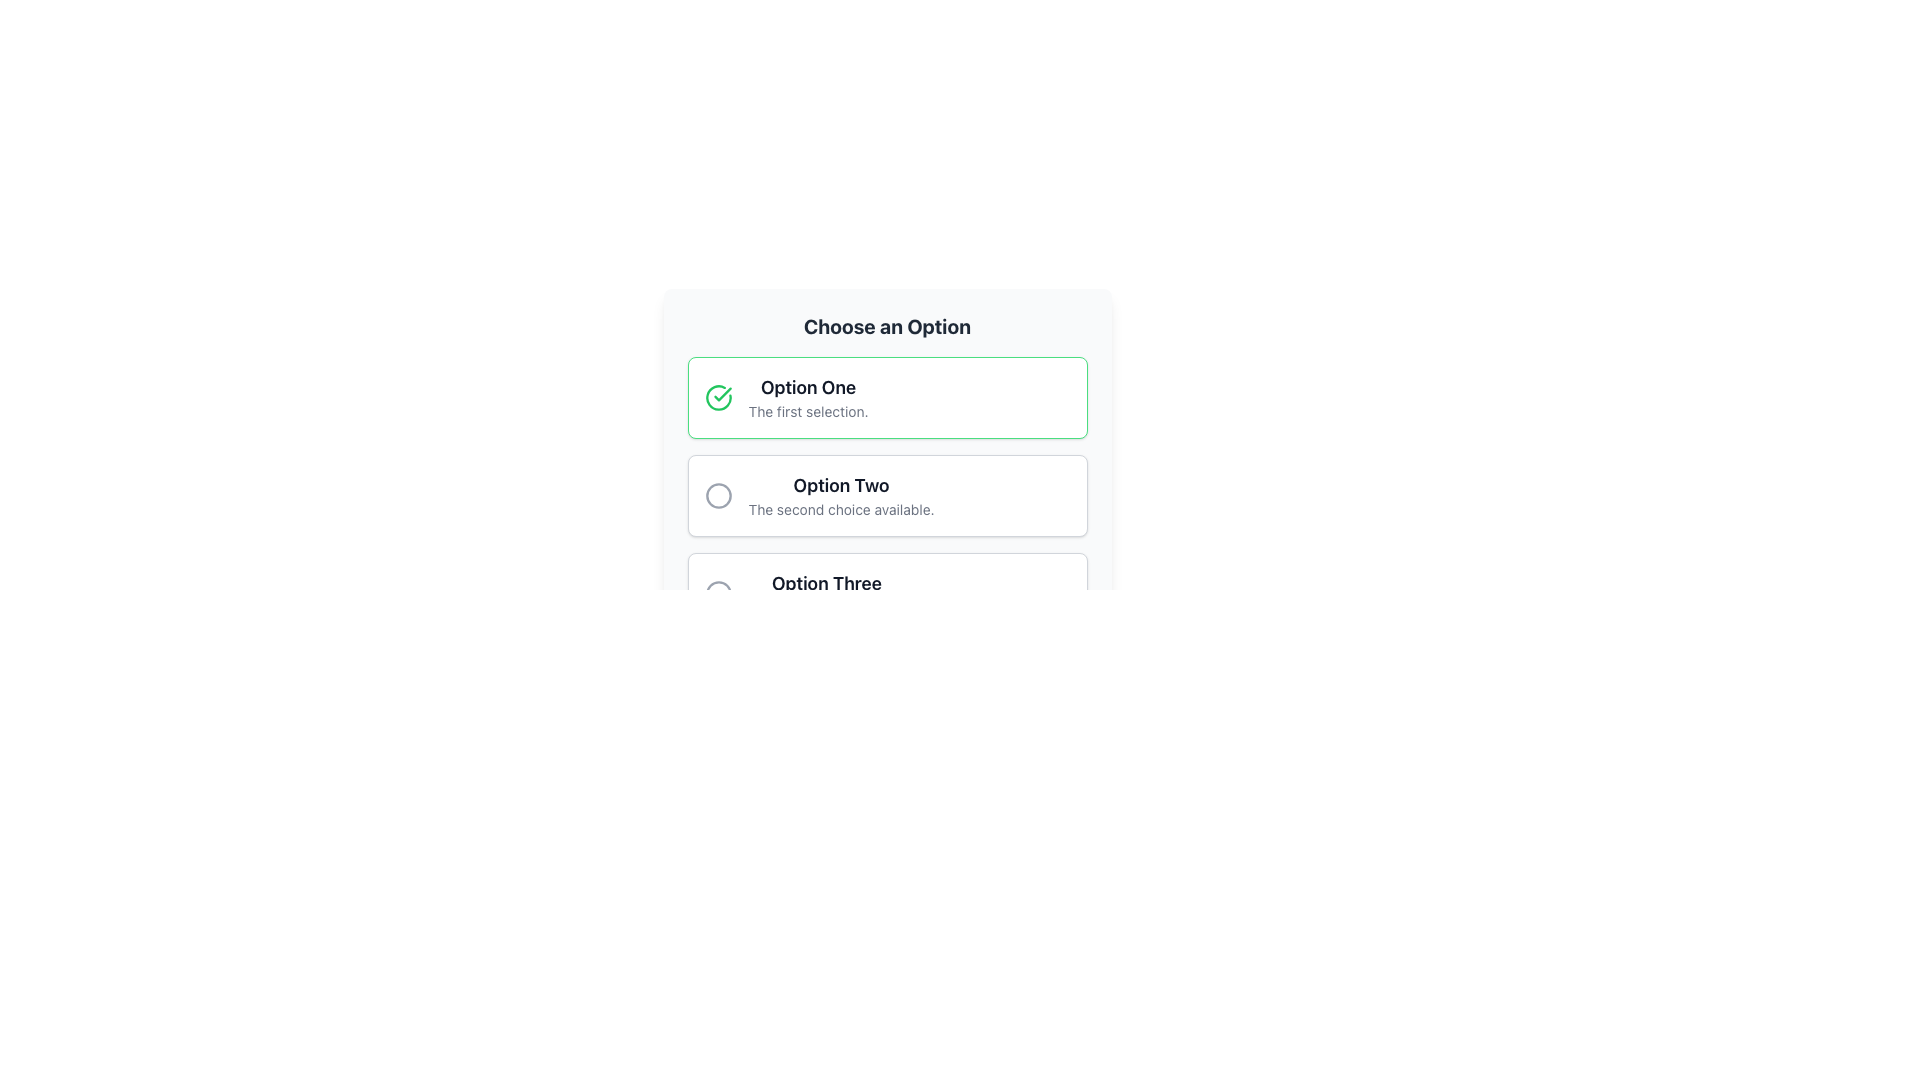 The width and height of the screenshot is (1920, 1080). What do you see at coordinates (886, 593) in the screenshot?
I see `the 'Option Three' button, which is the third option in a vertically stacked list of buttons` at bounding box center [886, 593].